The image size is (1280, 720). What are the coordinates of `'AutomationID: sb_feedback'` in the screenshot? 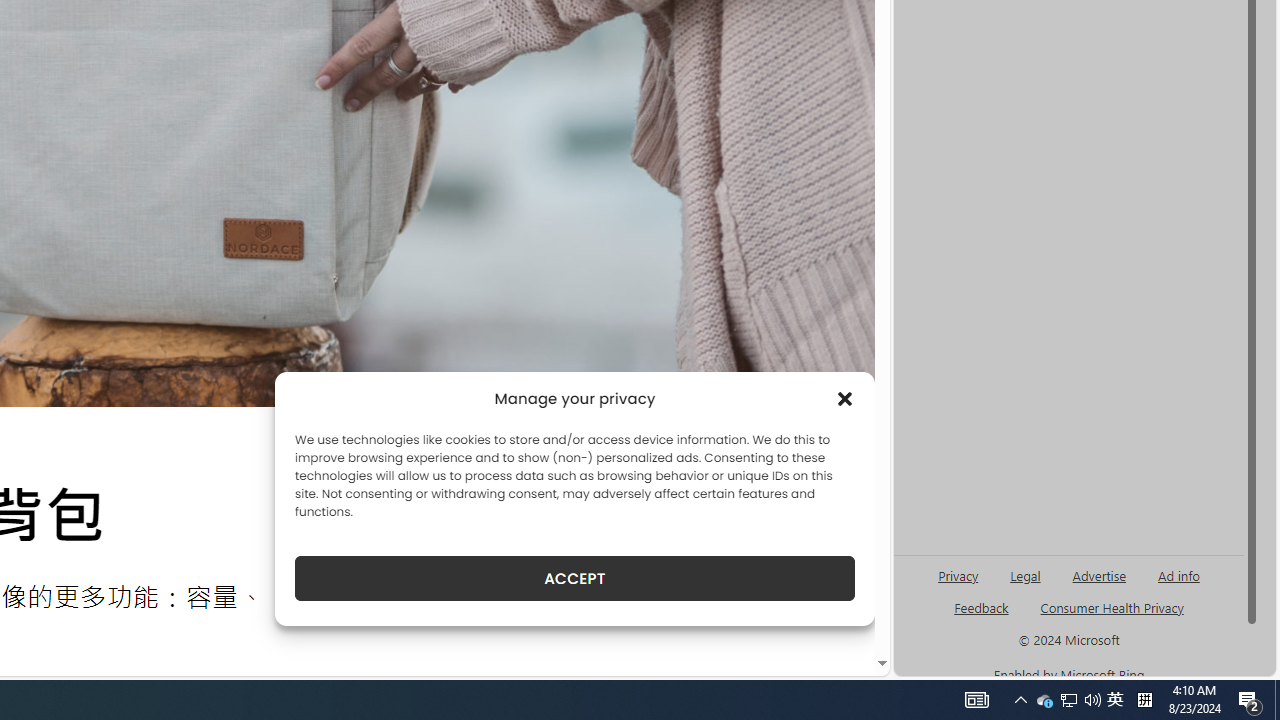 It's located at (981, 606).